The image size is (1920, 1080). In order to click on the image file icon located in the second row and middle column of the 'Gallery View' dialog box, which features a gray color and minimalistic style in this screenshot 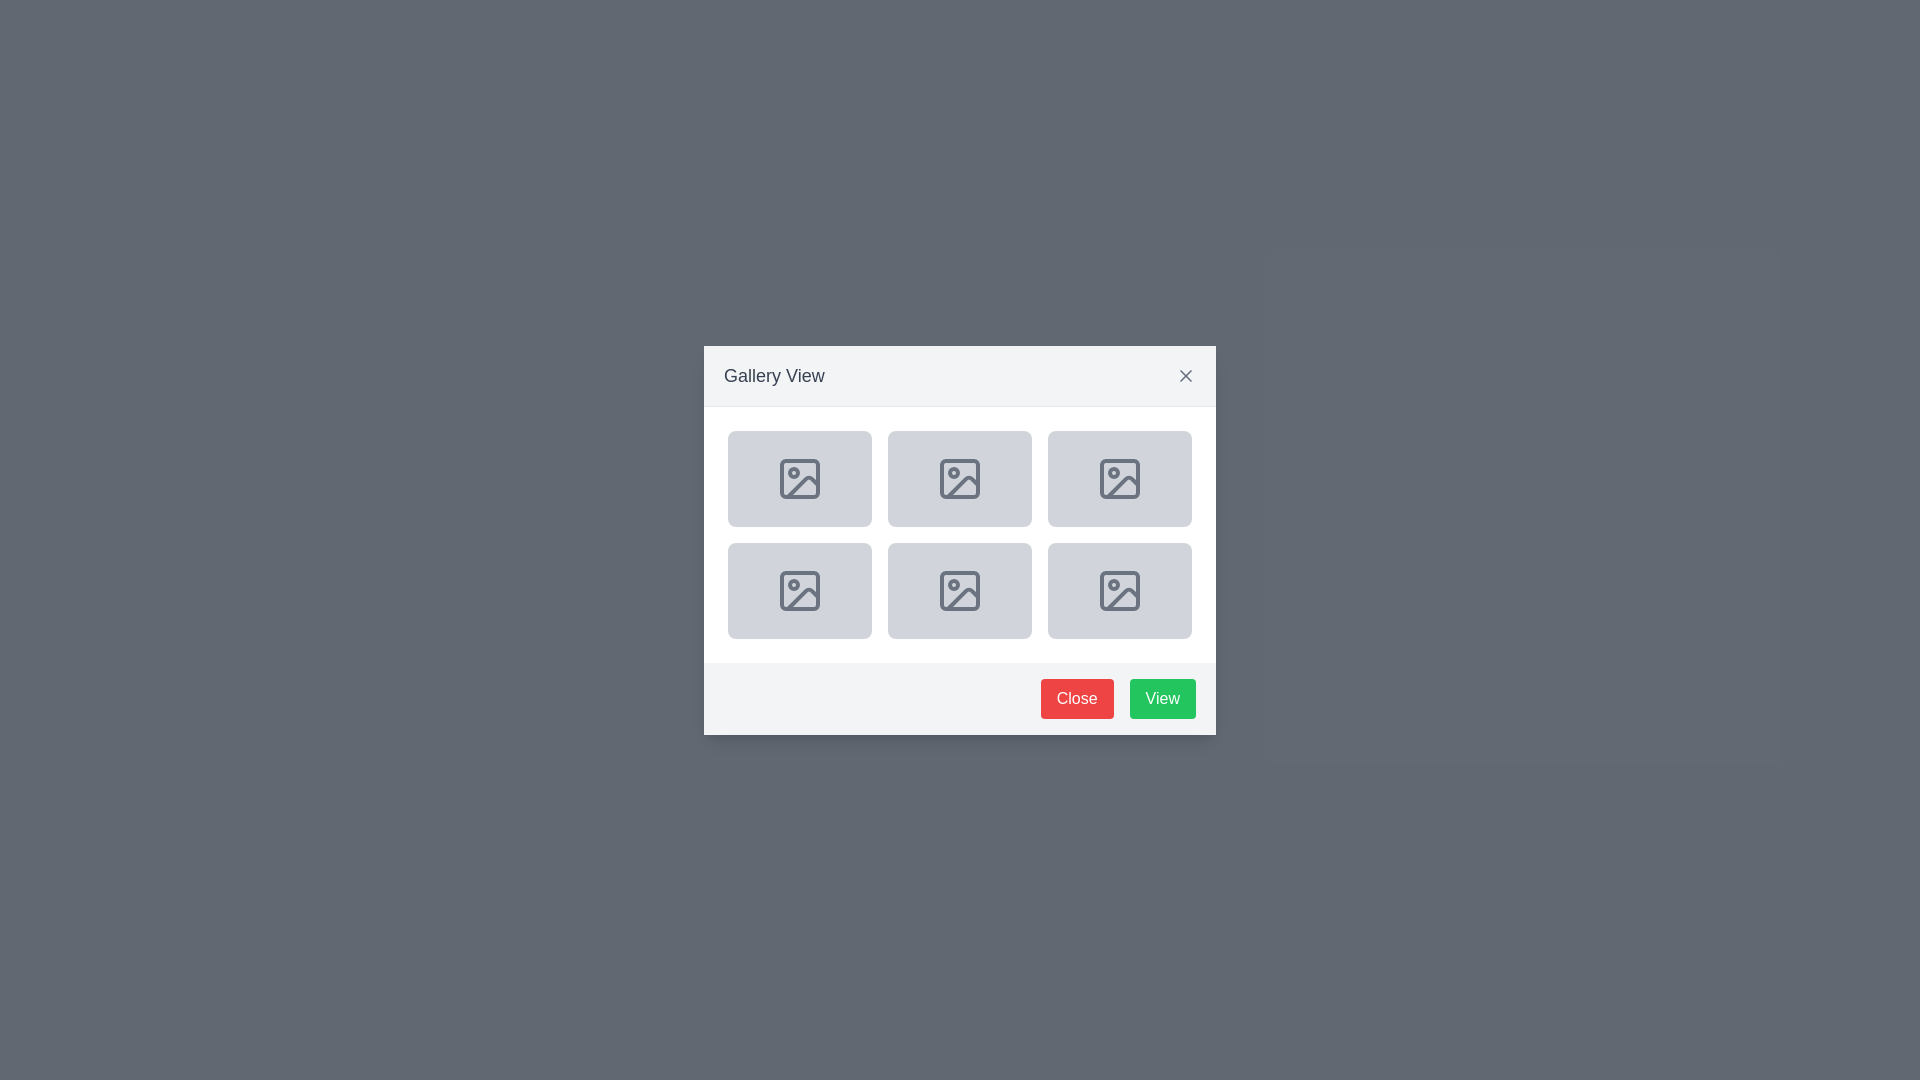, I will do `click(960, 589)`.